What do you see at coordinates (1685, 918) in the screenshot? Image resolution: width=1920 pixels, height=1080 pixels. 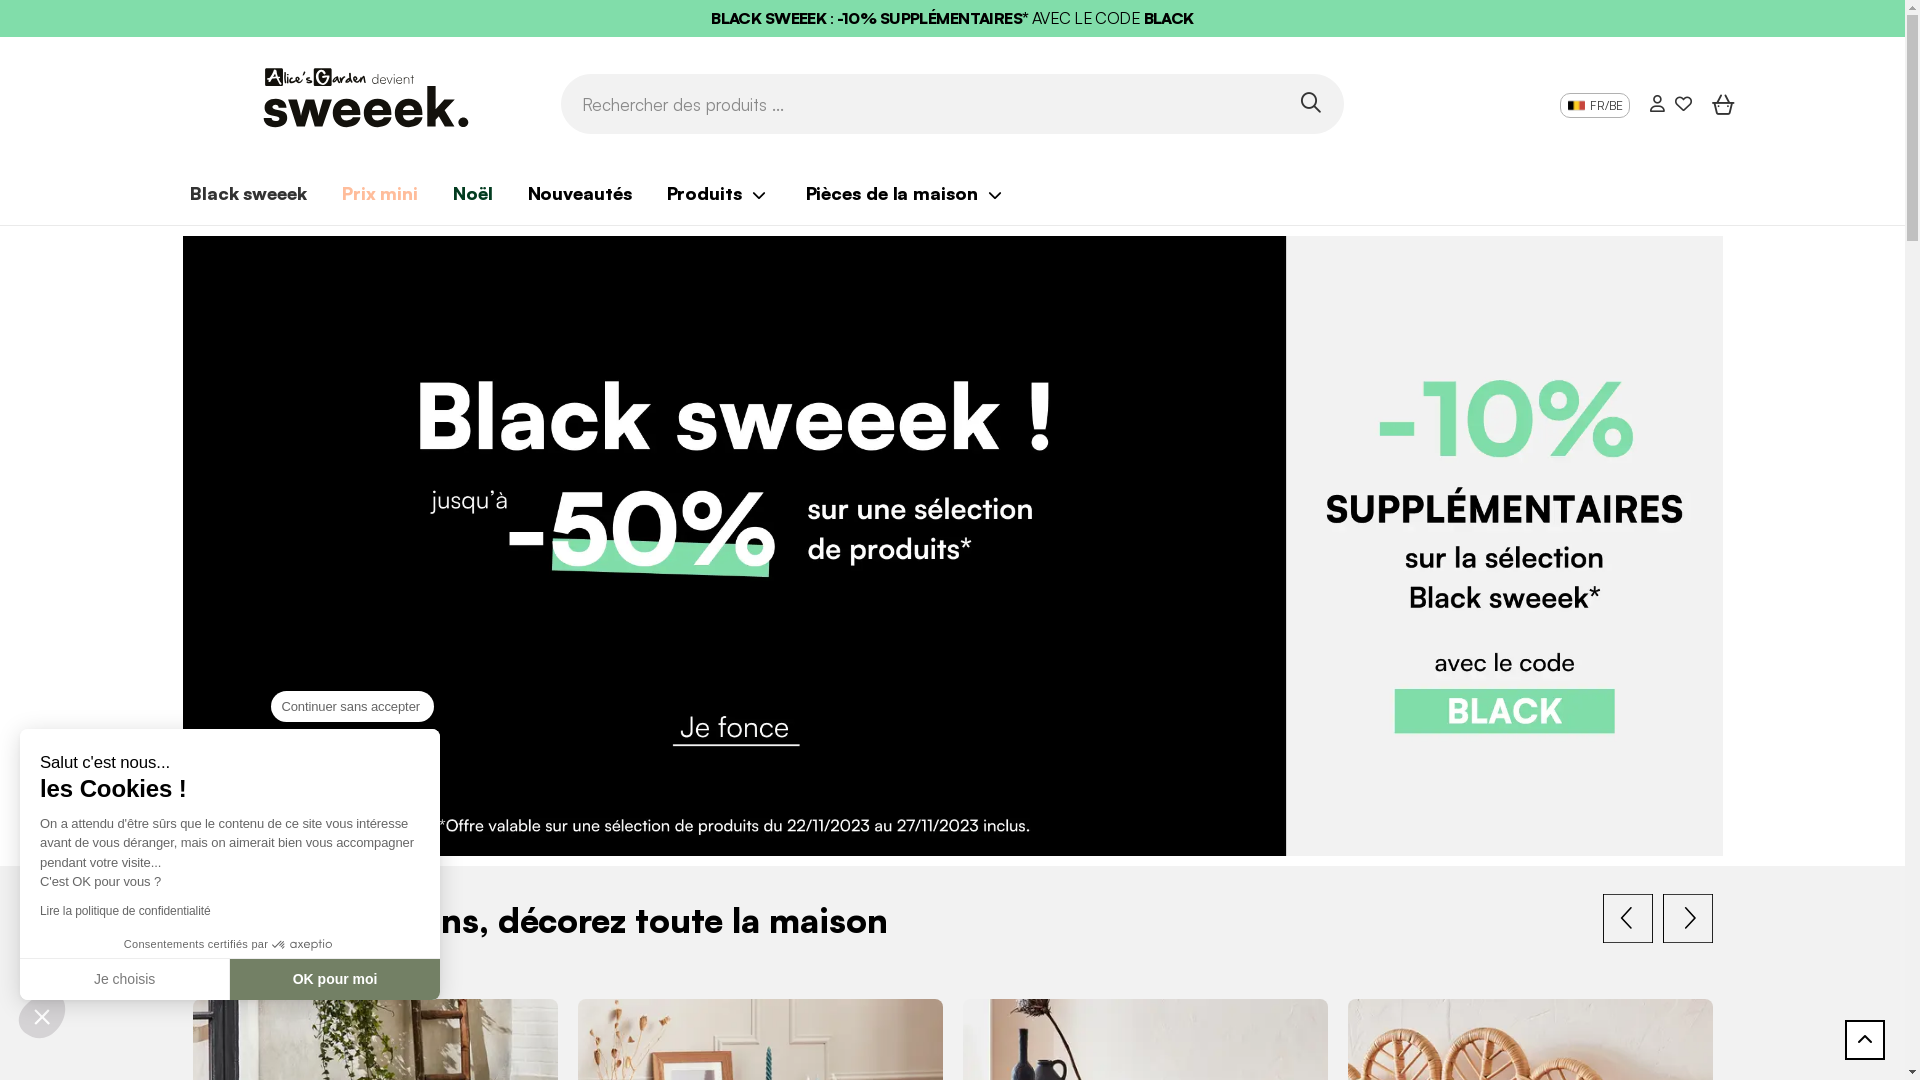 I see `'Next'` at bounding box center [1685, 918].